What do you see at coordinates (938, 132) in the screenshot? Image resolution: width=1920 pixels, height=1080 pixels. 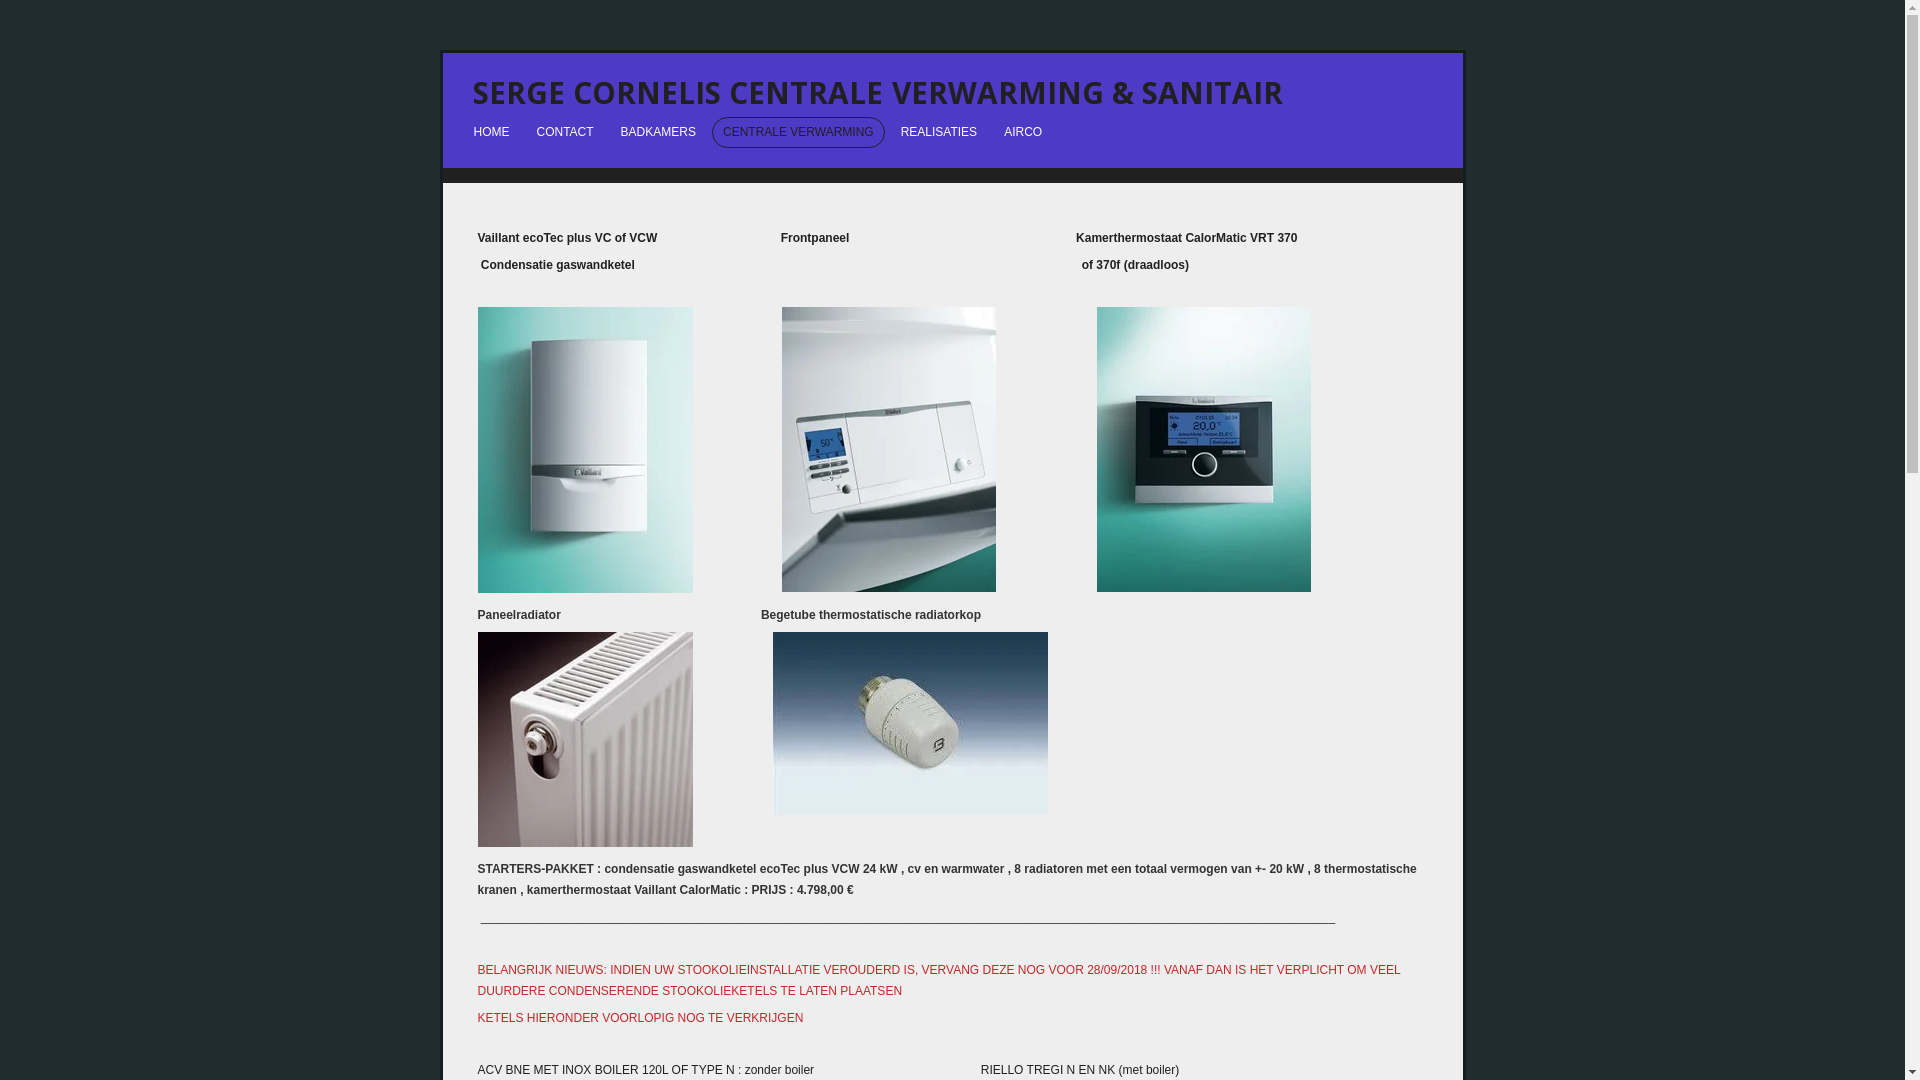 I see `'REALISATIES'` at bounding box center [938, 132].